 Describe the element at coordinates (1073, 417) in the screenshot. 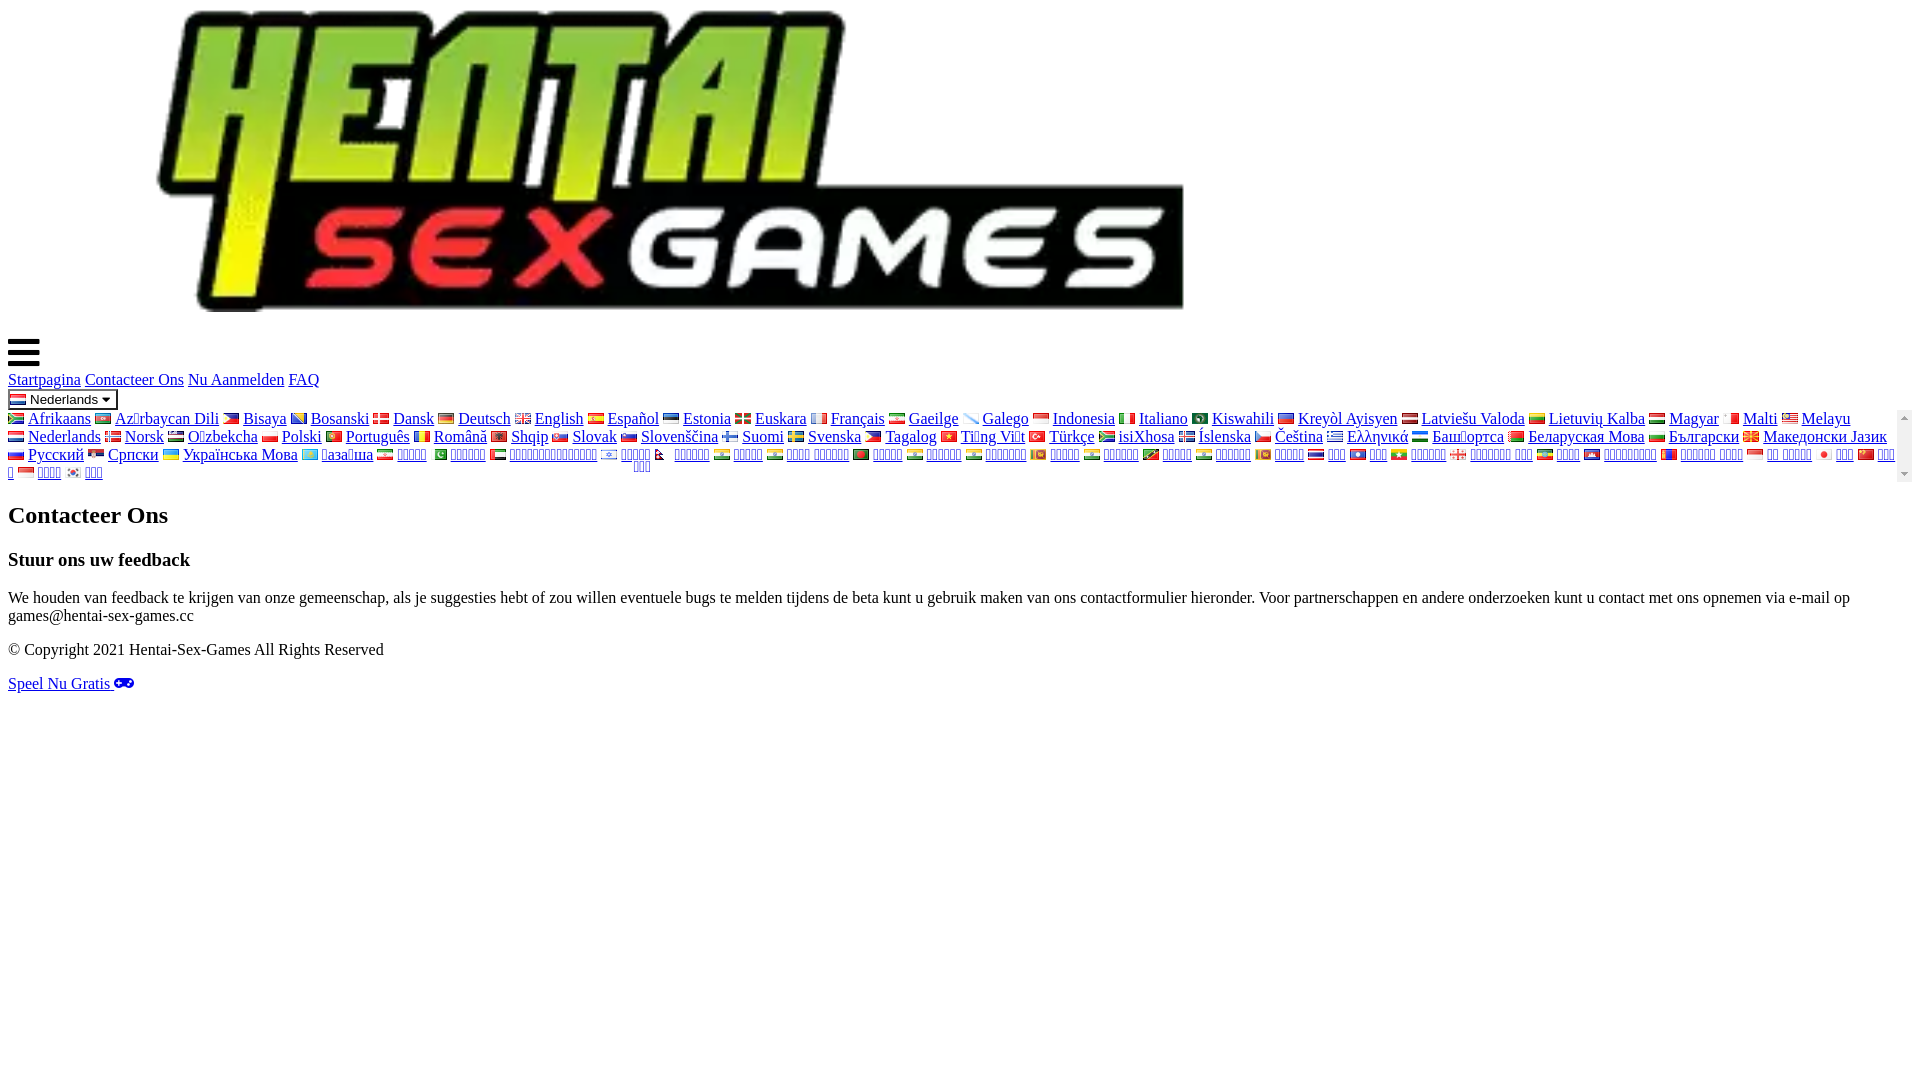

I see `'Indonesia'` at that location.